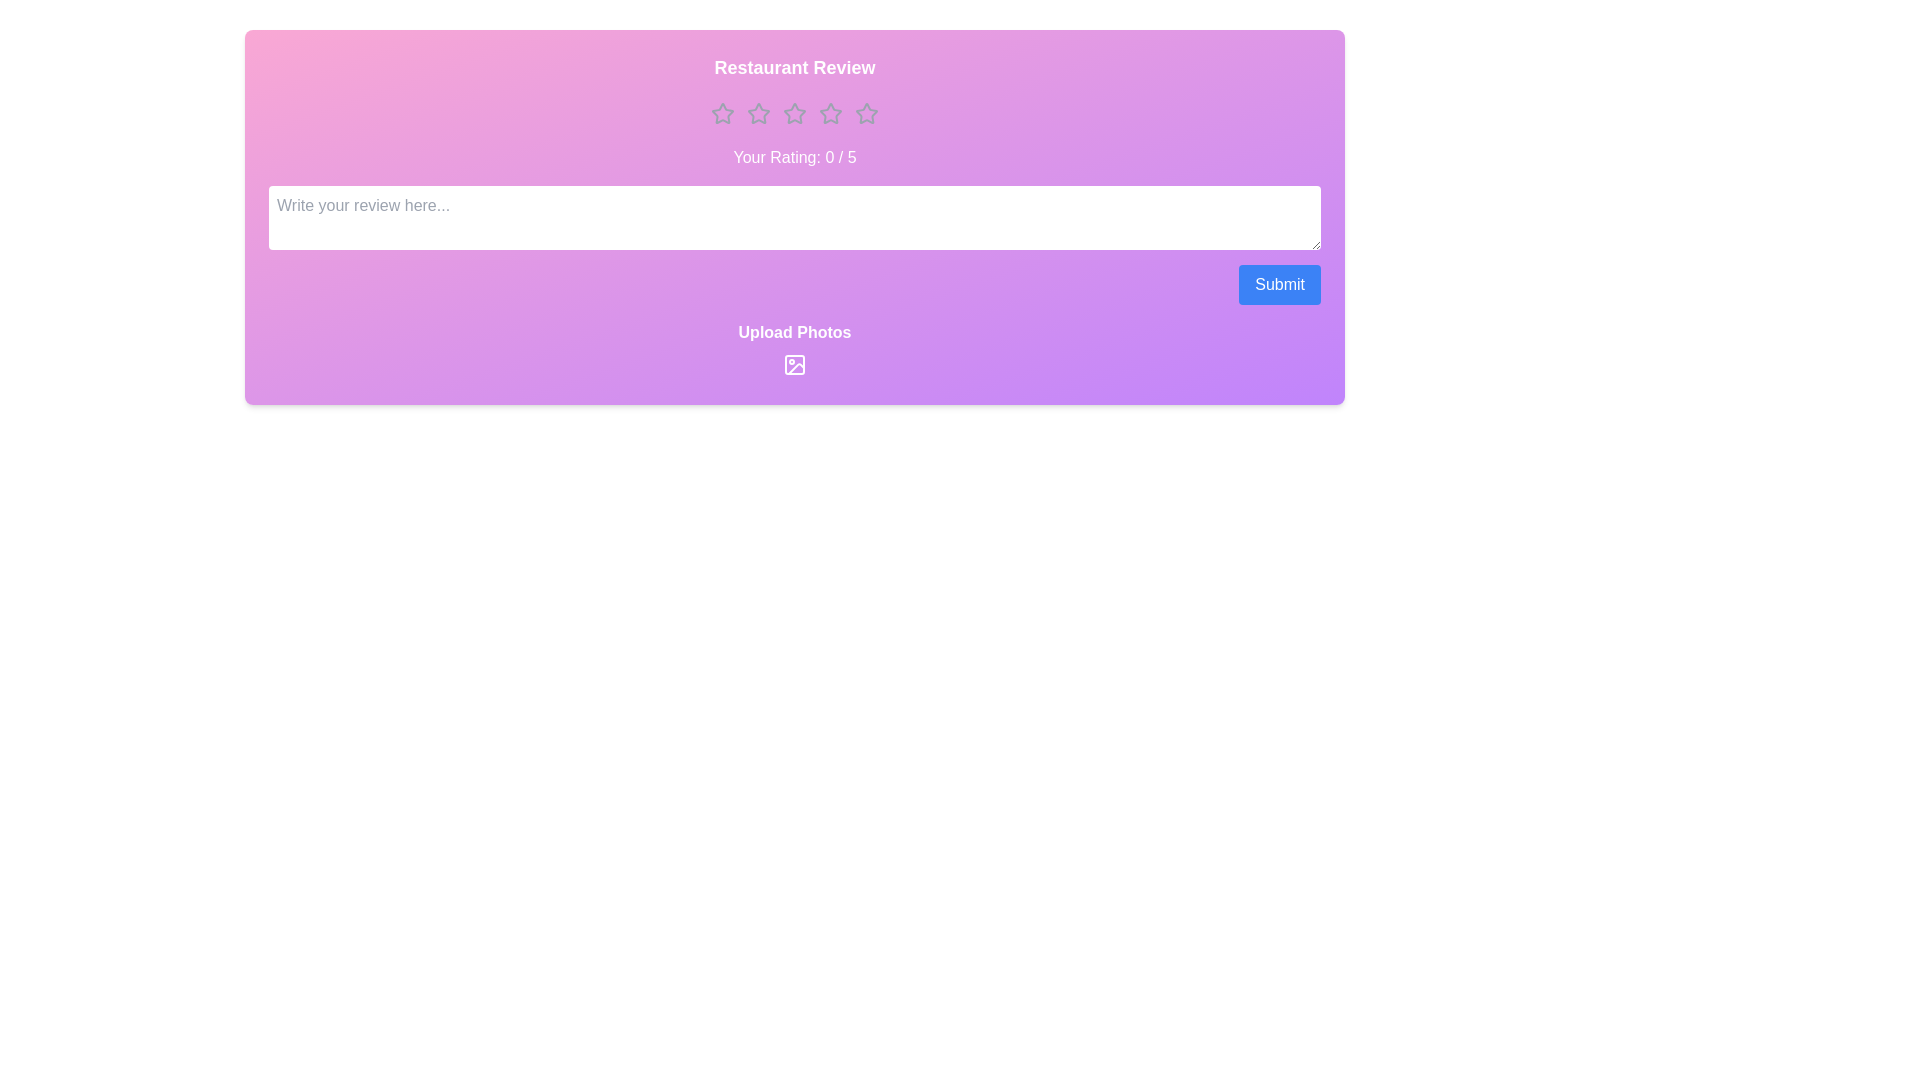 The height and width of the screenshot is (1080, 1920). What do you see at coordinates (830, 114) in the screenshot?
I see `the rating to 4 stars by clicking on the respective star` at bounding box center [830, 114].